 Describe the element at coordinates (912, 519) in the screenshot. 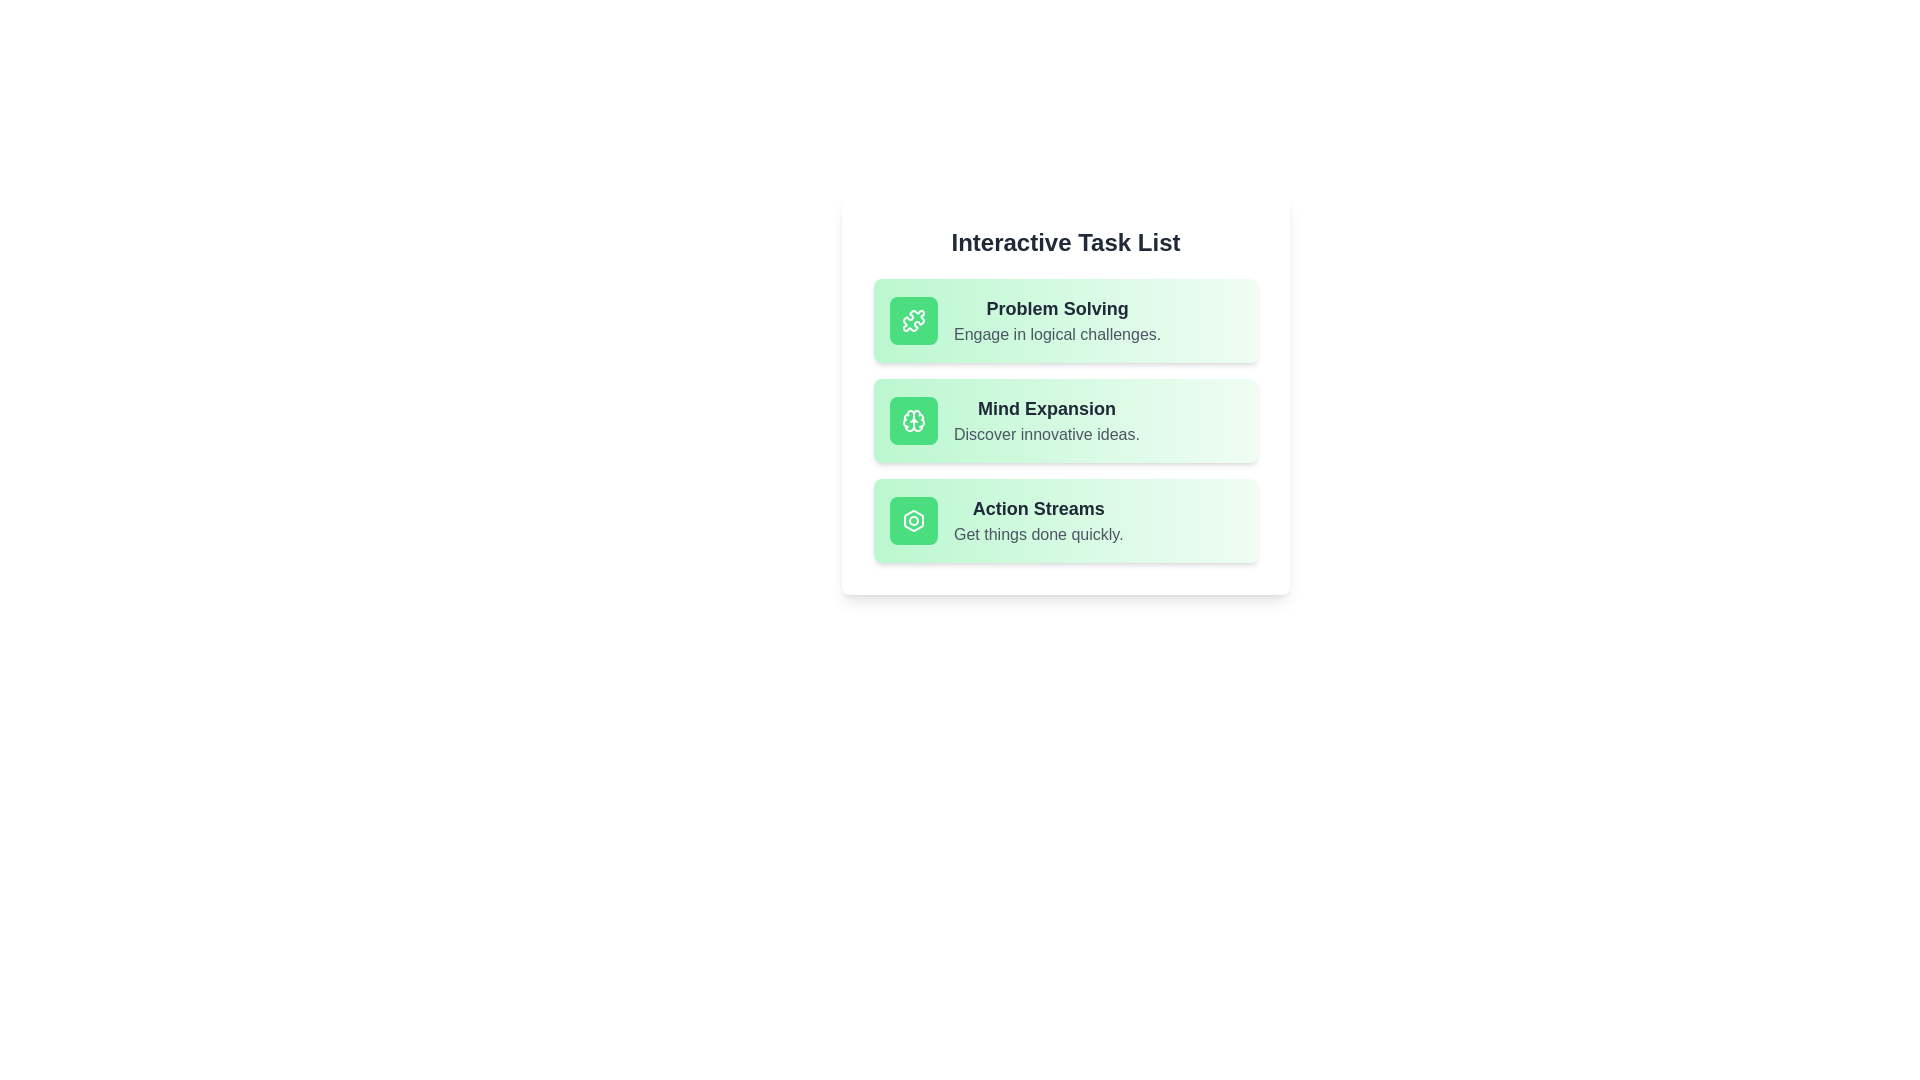

I see `the icon associated with the Action Streams item` at that location.